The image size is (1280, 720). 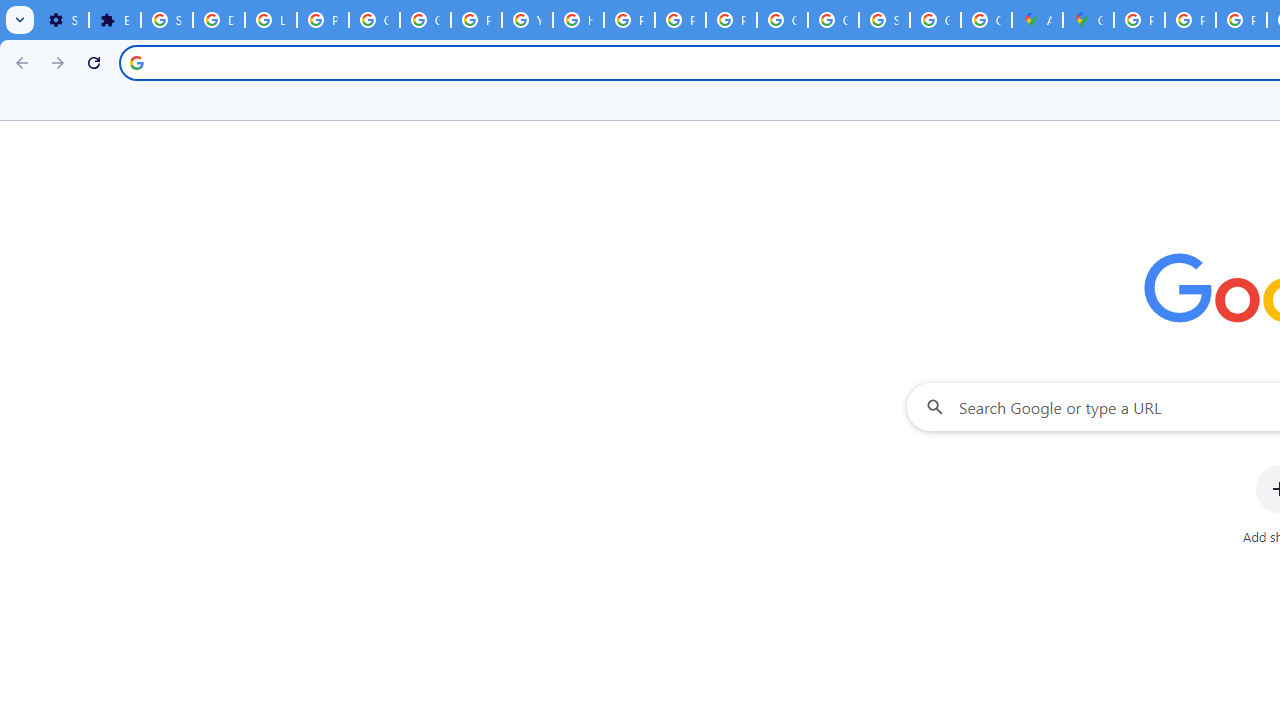 I want to click on 'Google Maps', so click(x=1087, y=20).